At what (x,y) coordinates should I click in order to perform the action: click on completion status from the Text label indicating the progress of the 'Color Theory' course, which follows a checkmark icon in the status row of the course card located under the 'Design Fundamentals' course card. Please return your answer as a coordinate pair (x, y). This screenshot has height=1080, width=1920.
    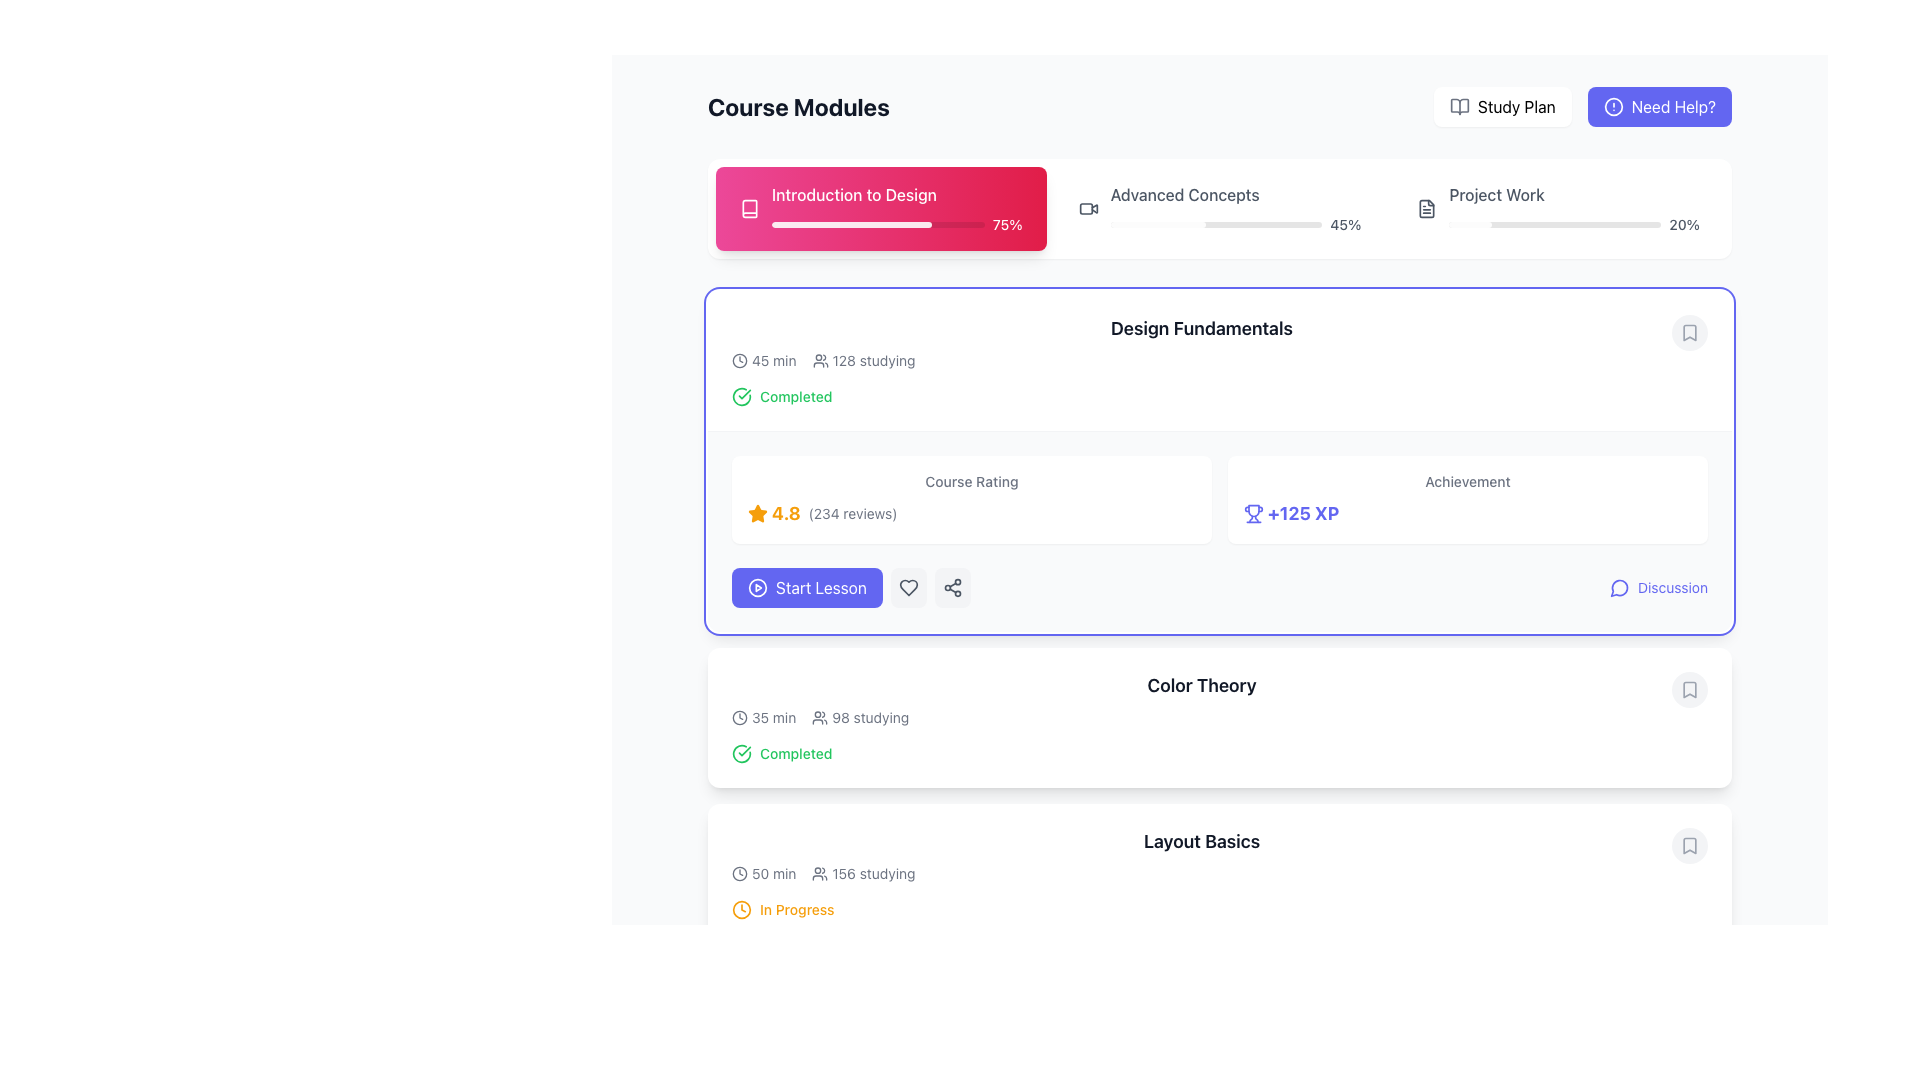
    Looking at the image, I should click on (795, 753).